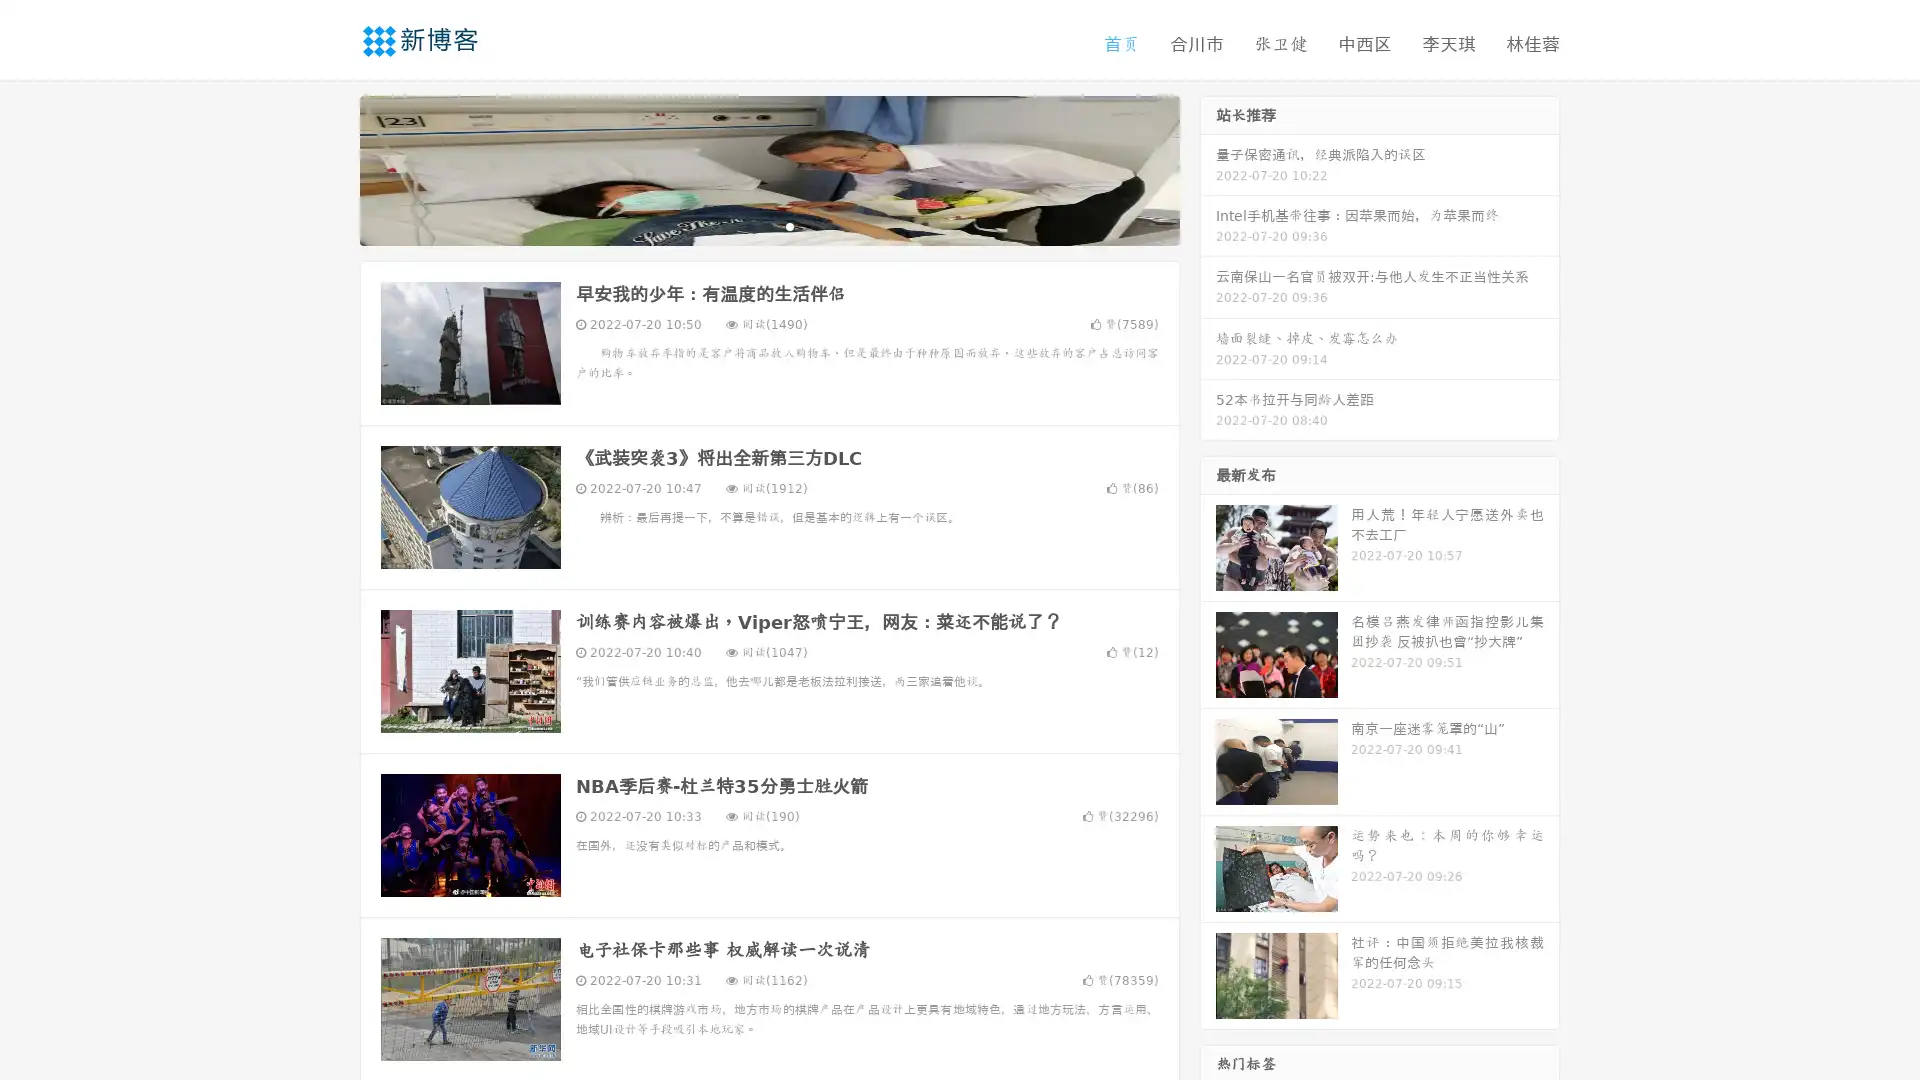 The height and width of the screenshot is (1080, 1920). I want to click on Go to slide 3, so click(789, 225).